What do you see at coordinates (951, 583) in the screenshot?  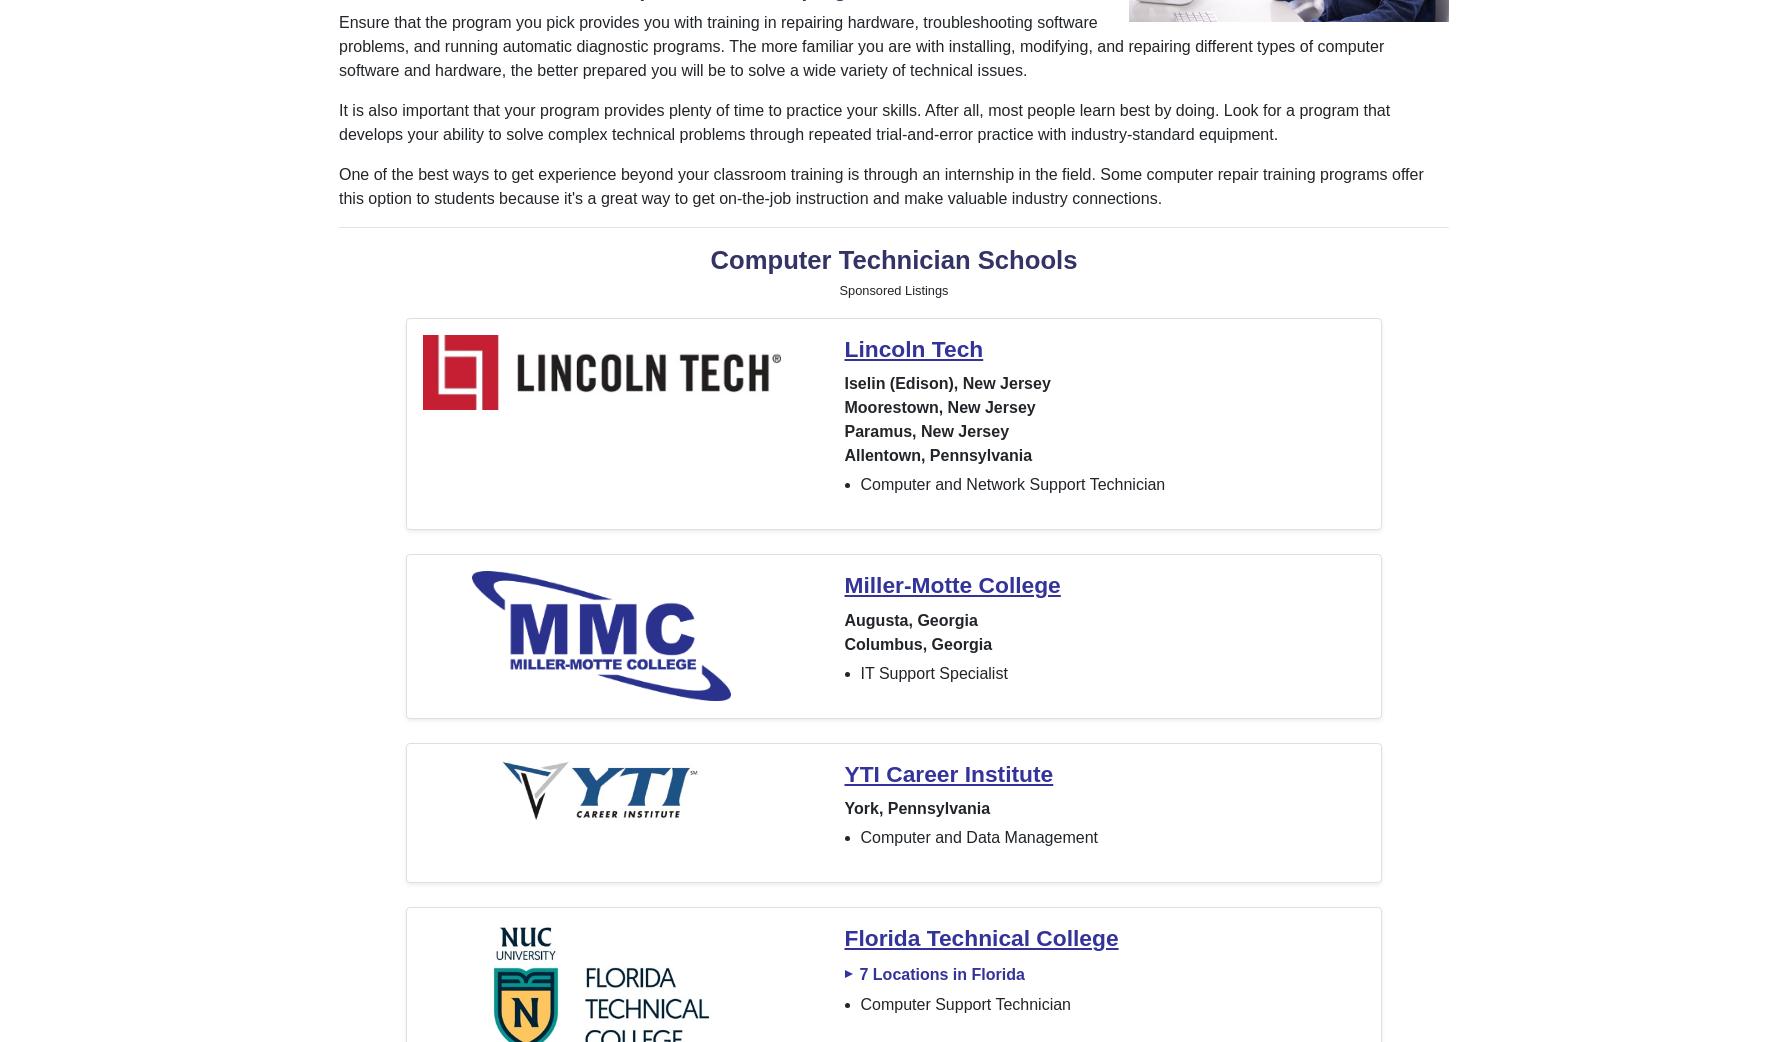 I see `'Miller-Motte College'` at bounding box center [951, 583].